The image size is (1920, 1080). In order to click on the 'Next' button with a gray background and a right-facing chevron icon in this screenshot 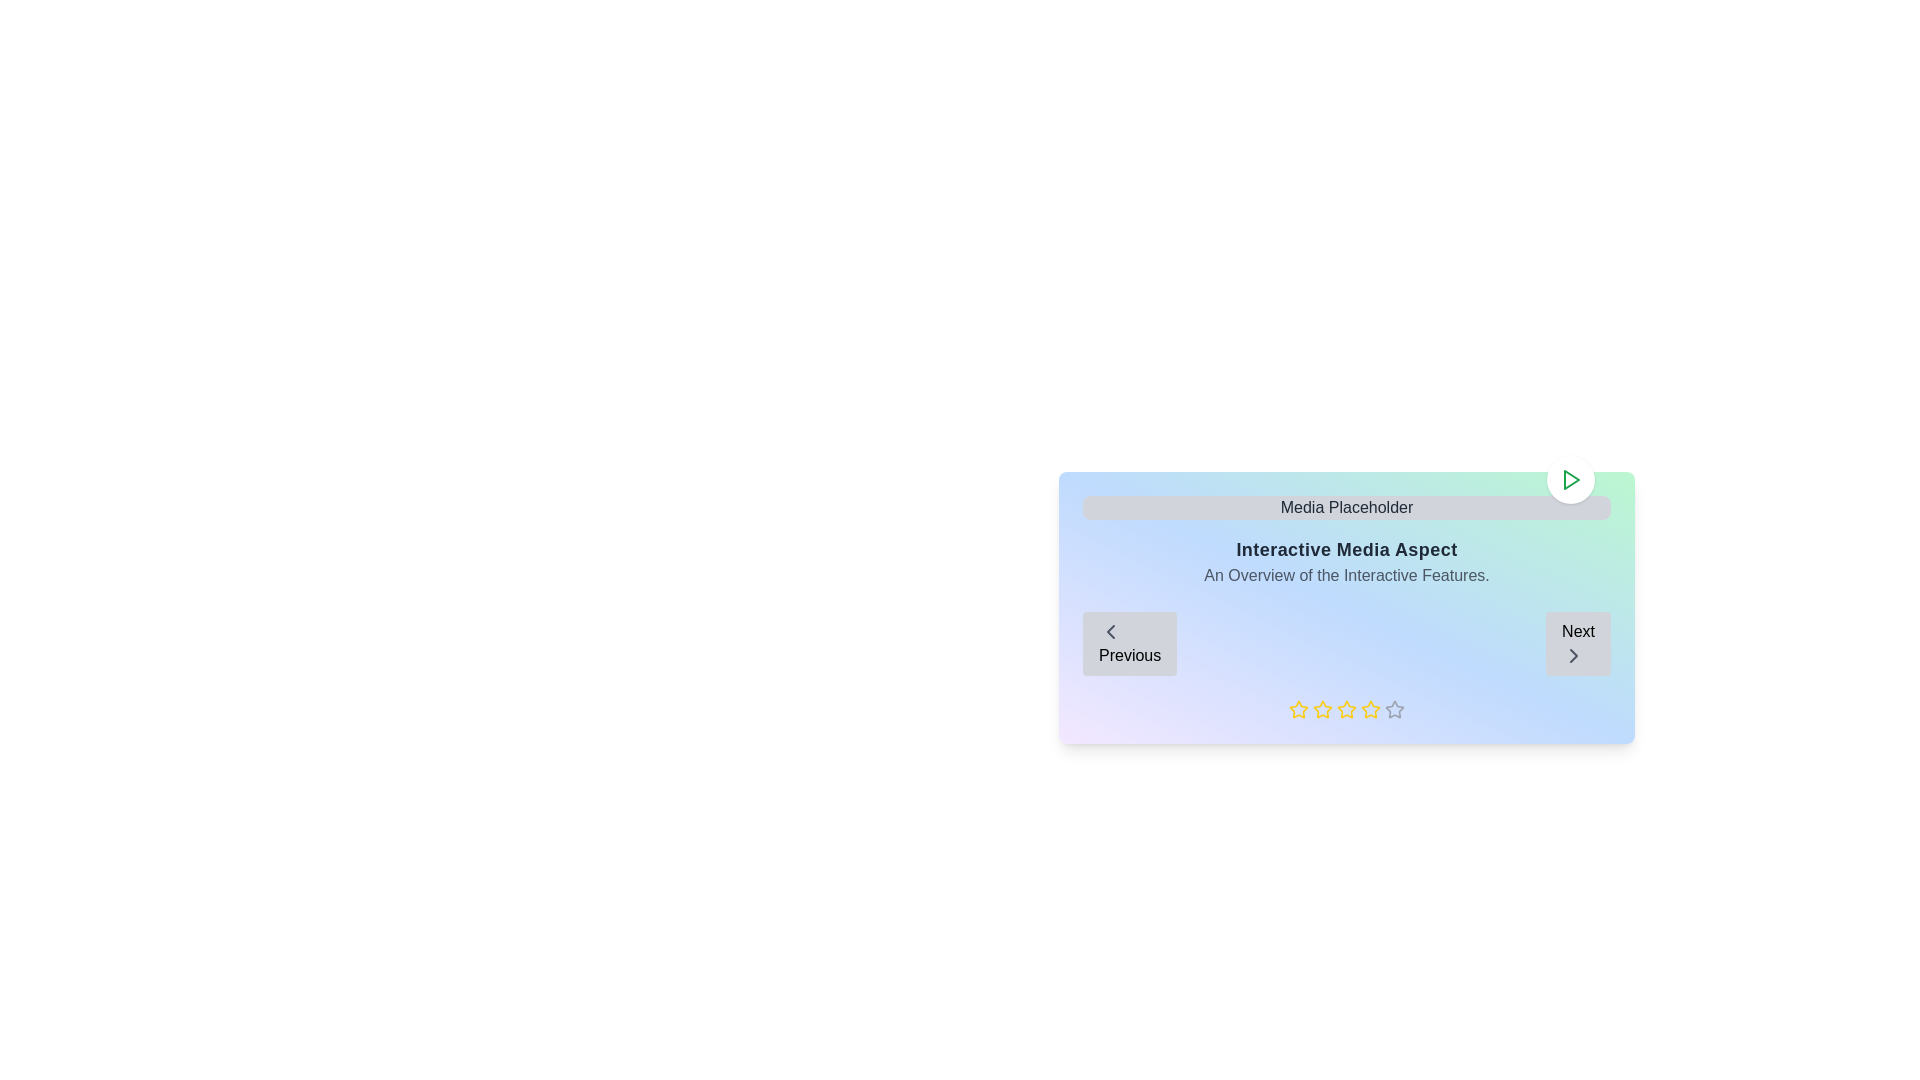, I will do `click(1577, 644)`.